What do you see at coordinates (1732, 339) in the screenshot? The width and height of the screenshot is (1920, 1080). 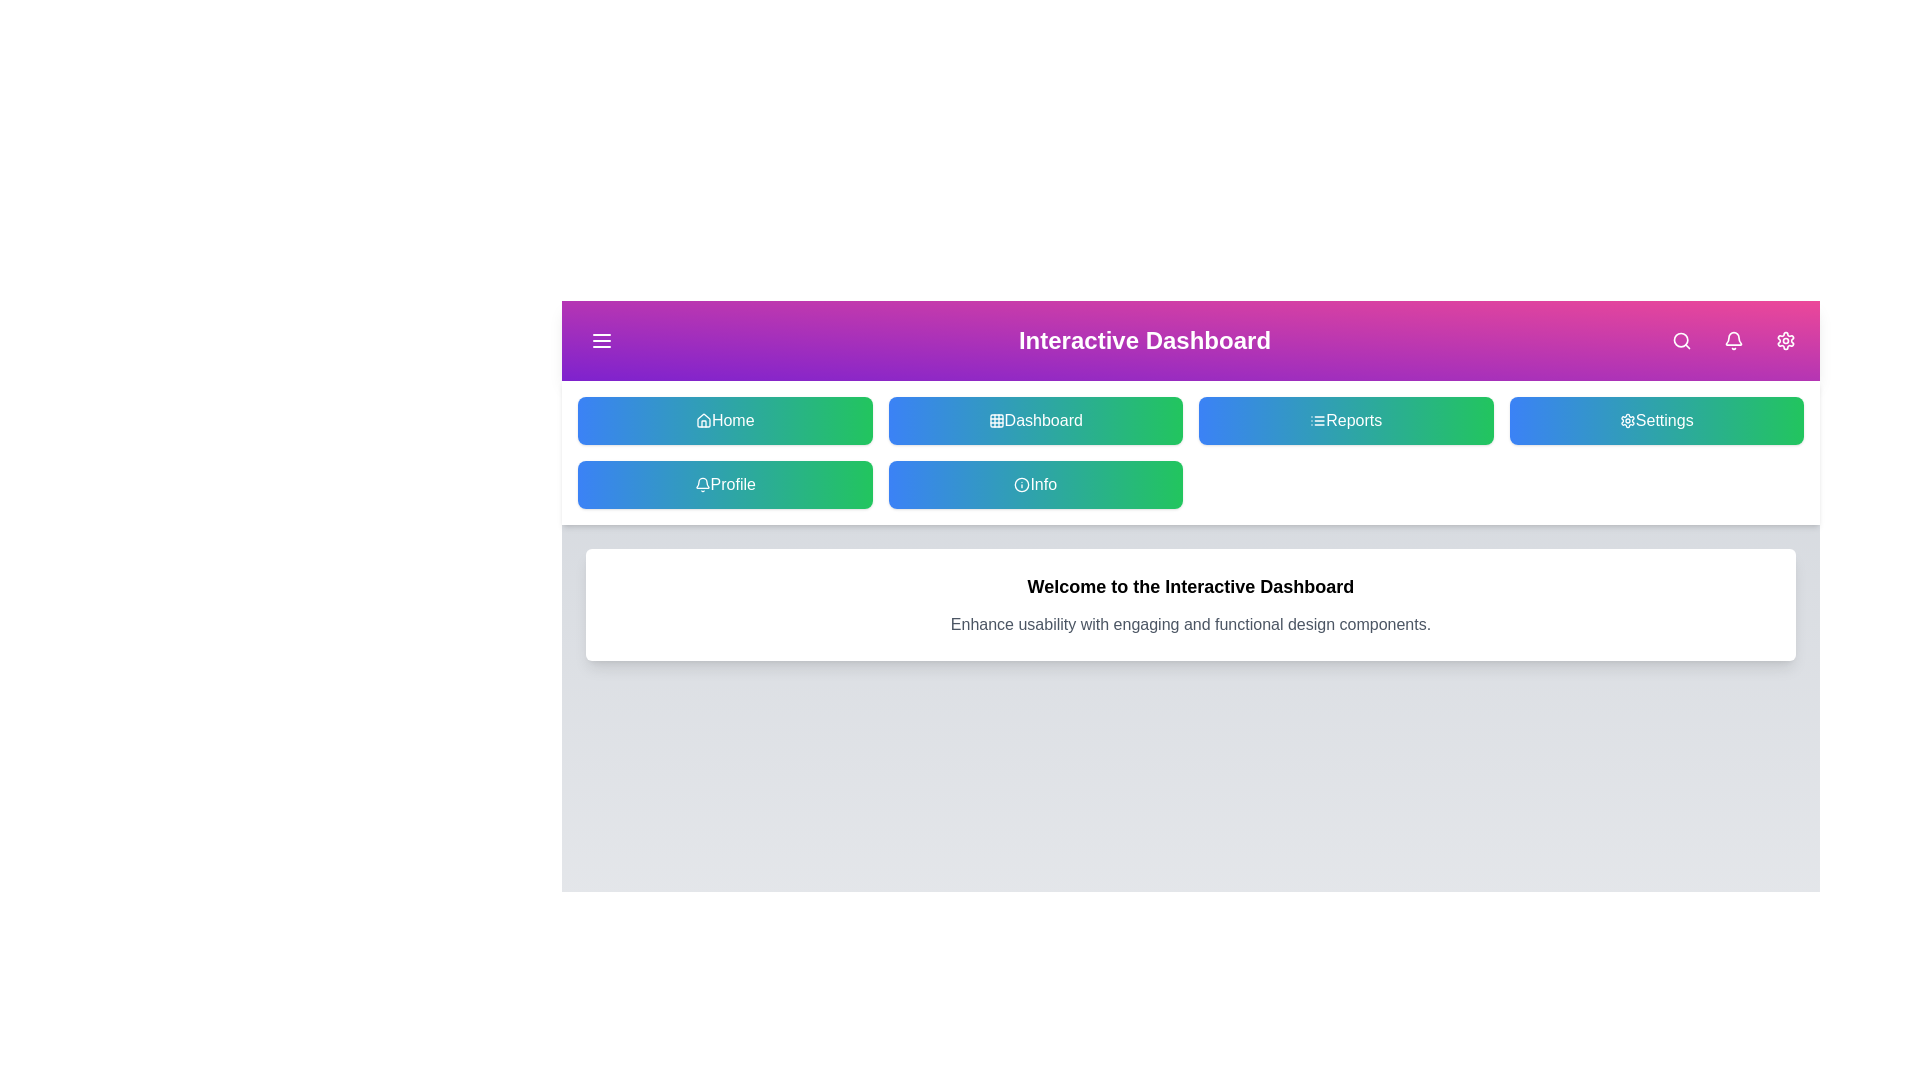 I see `the Bell button in the header navigation` at bounding box center [1732, 339].